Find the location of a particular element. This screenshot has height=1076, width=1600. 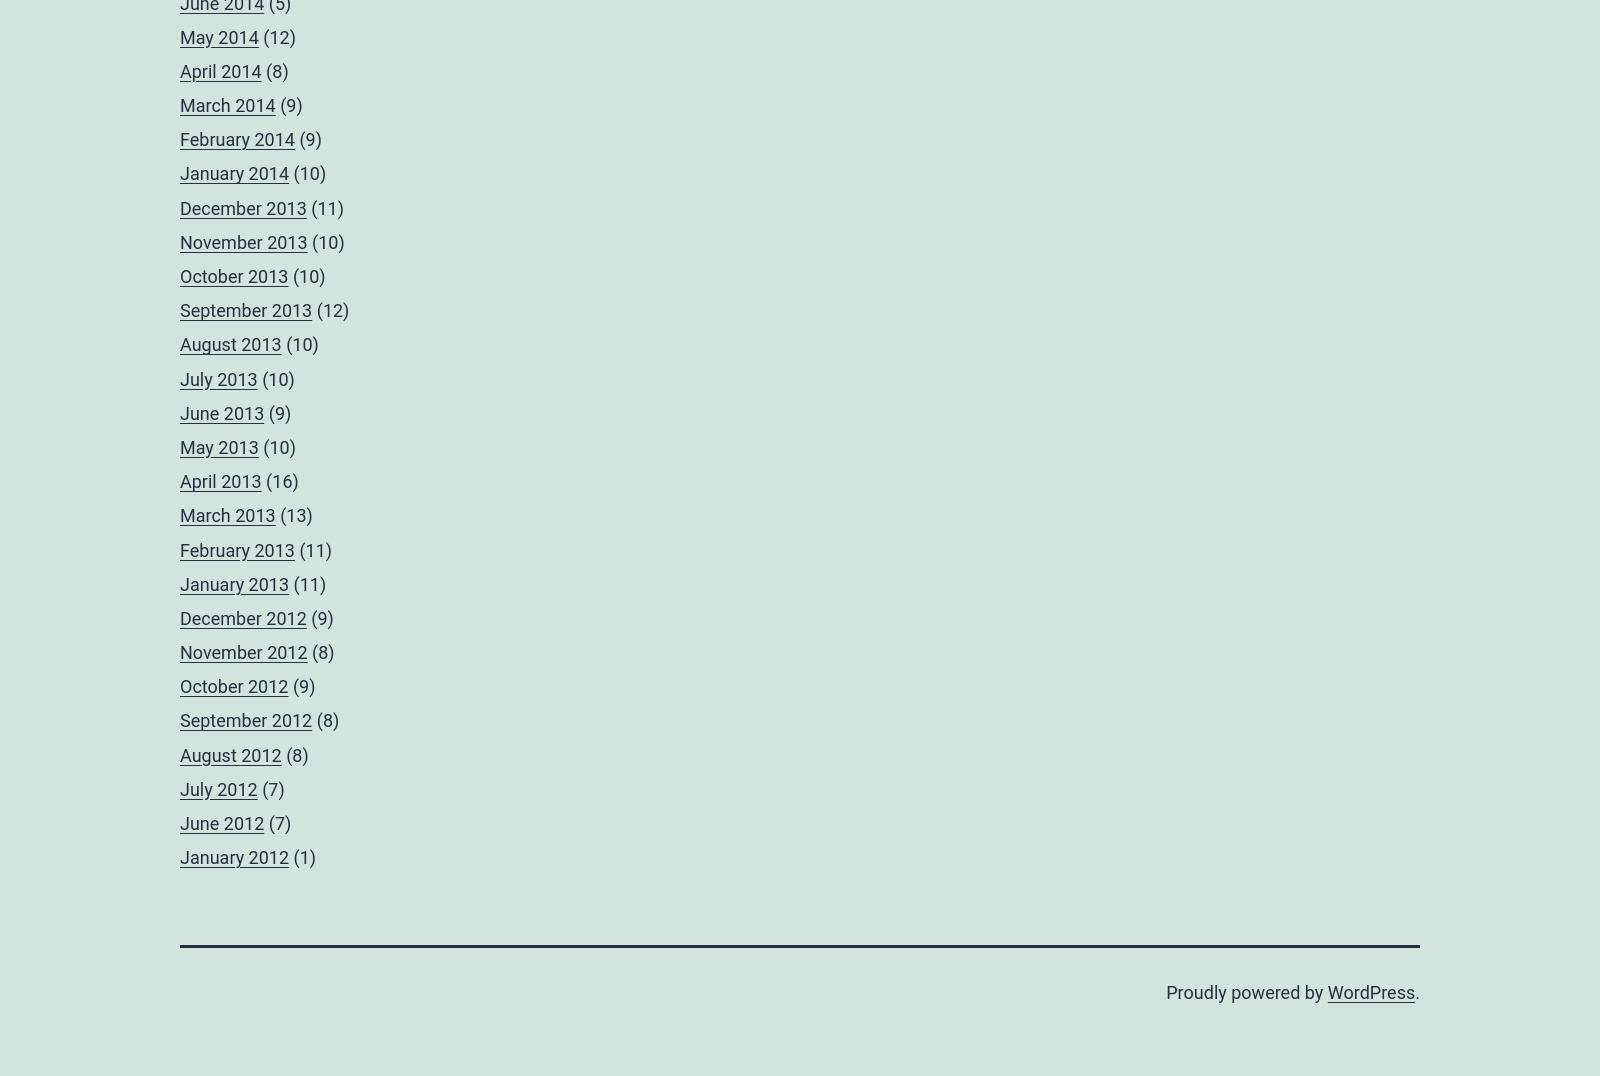

'November 2012' is located at coordinates (243, 651).